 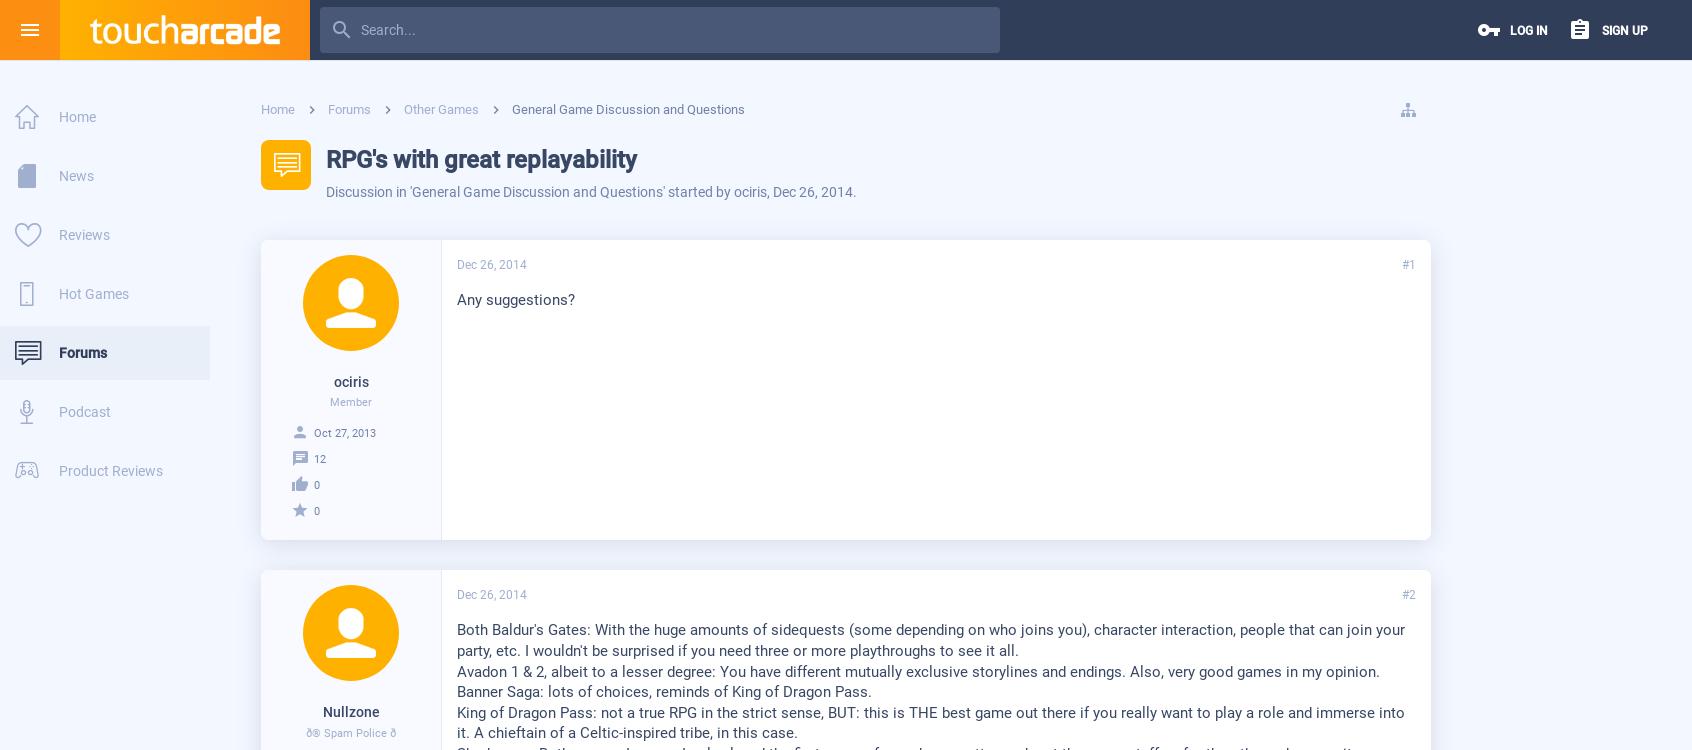 What do you see at coordinates (343, 433) in the screenshot?
I see `'Oct 27, 2013'` at bounding box center [343, 433].